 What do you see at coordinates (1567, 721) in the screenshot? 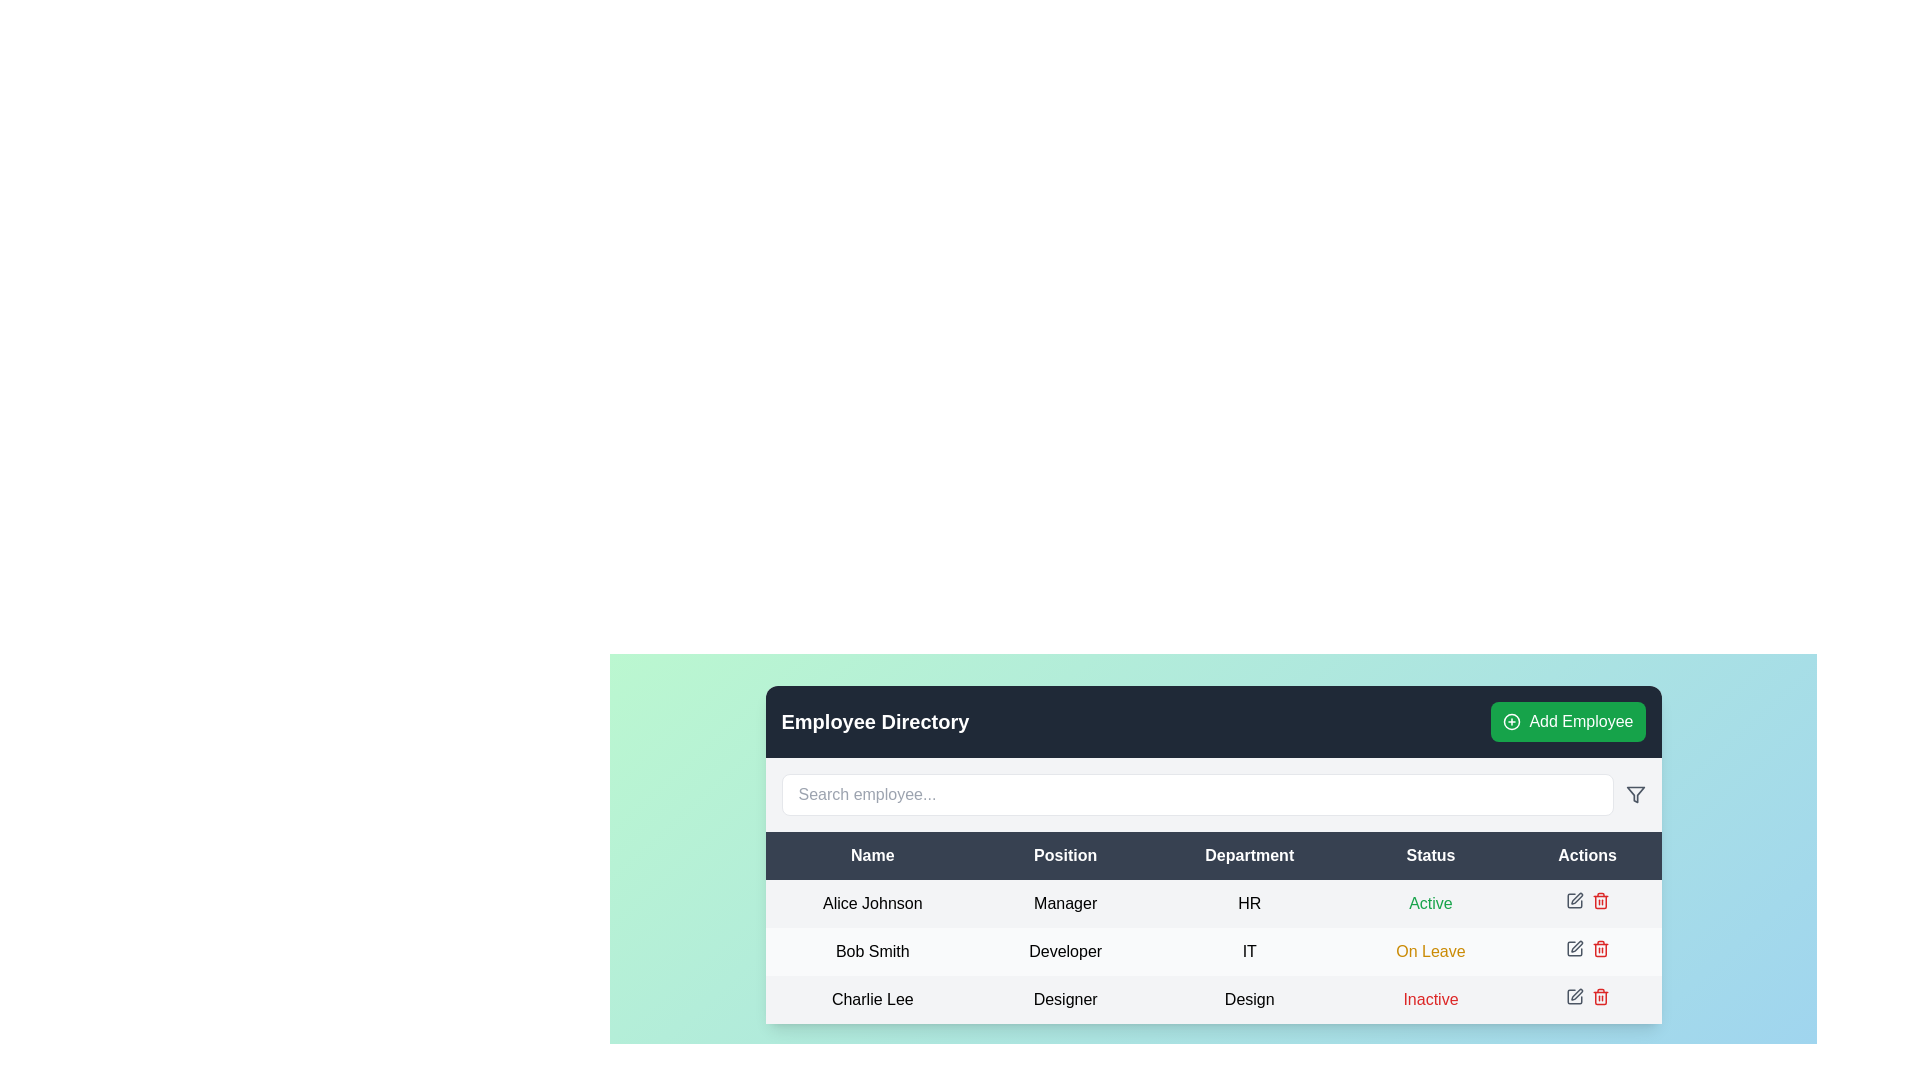
I see `the 'Add Employee' button located in the top-right corner of the 'Employee Directory' interface` at bounding box center [1567, 721].